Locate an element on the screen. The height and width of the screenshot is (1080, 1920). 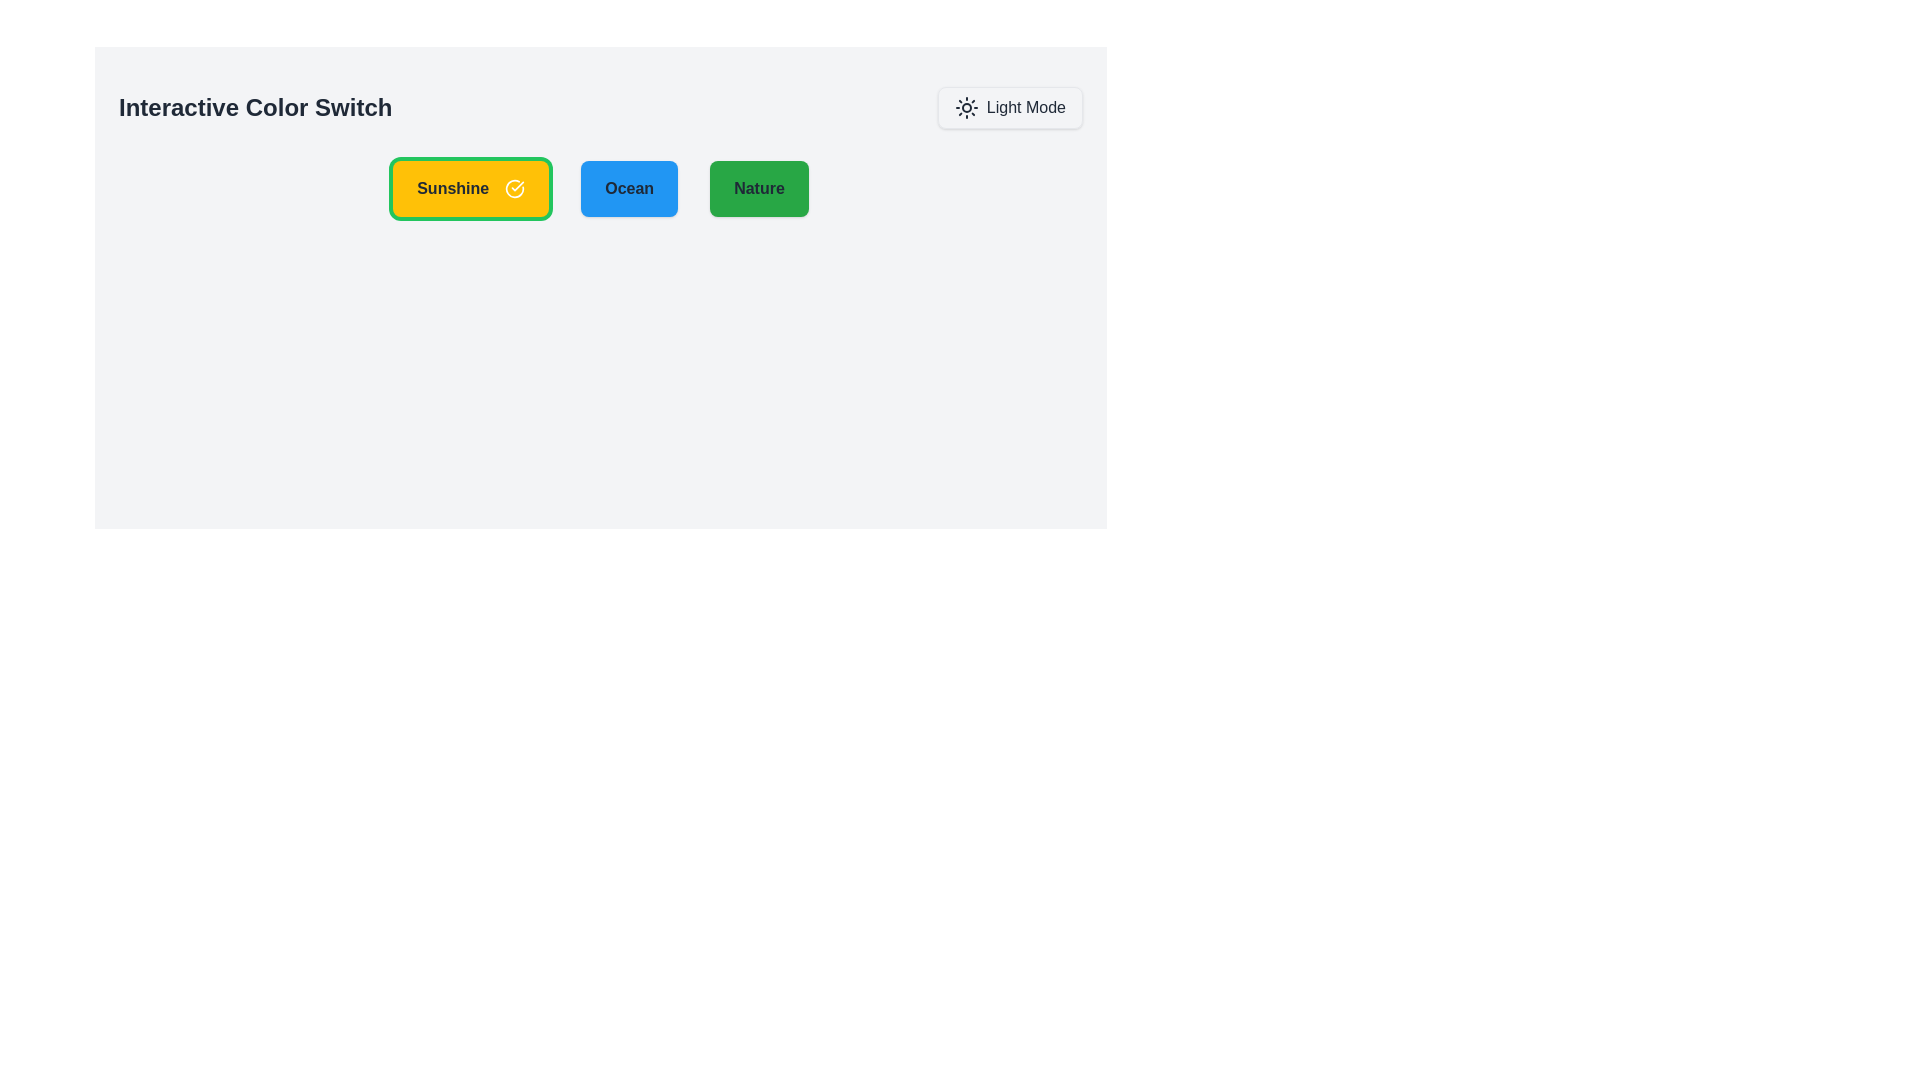
the selection button labeled 'Sunshine' is located at coordinates (470, 189).